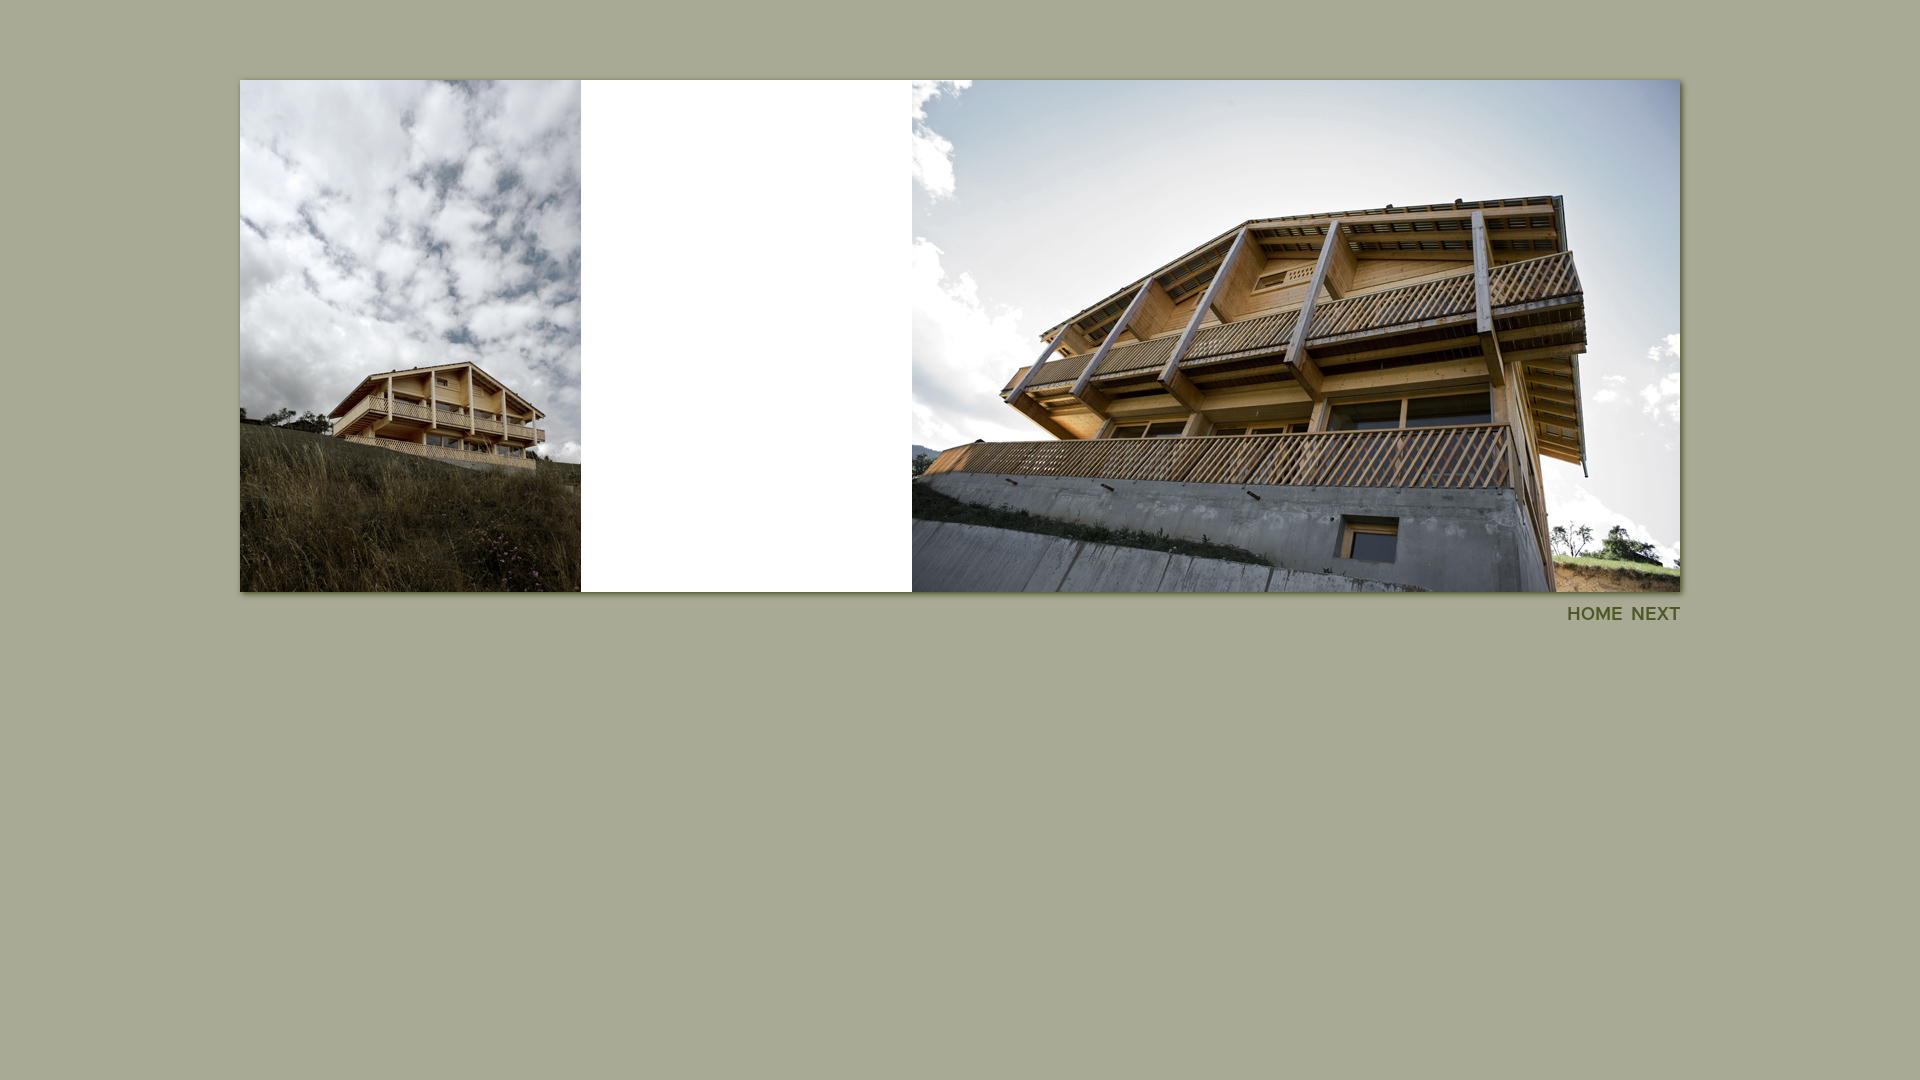 The image size is (1920, 1080). What do you see at coordinates (1631, 613) in the screenshot?
I see `'NEXT'` at bounding box center [1631, 613].